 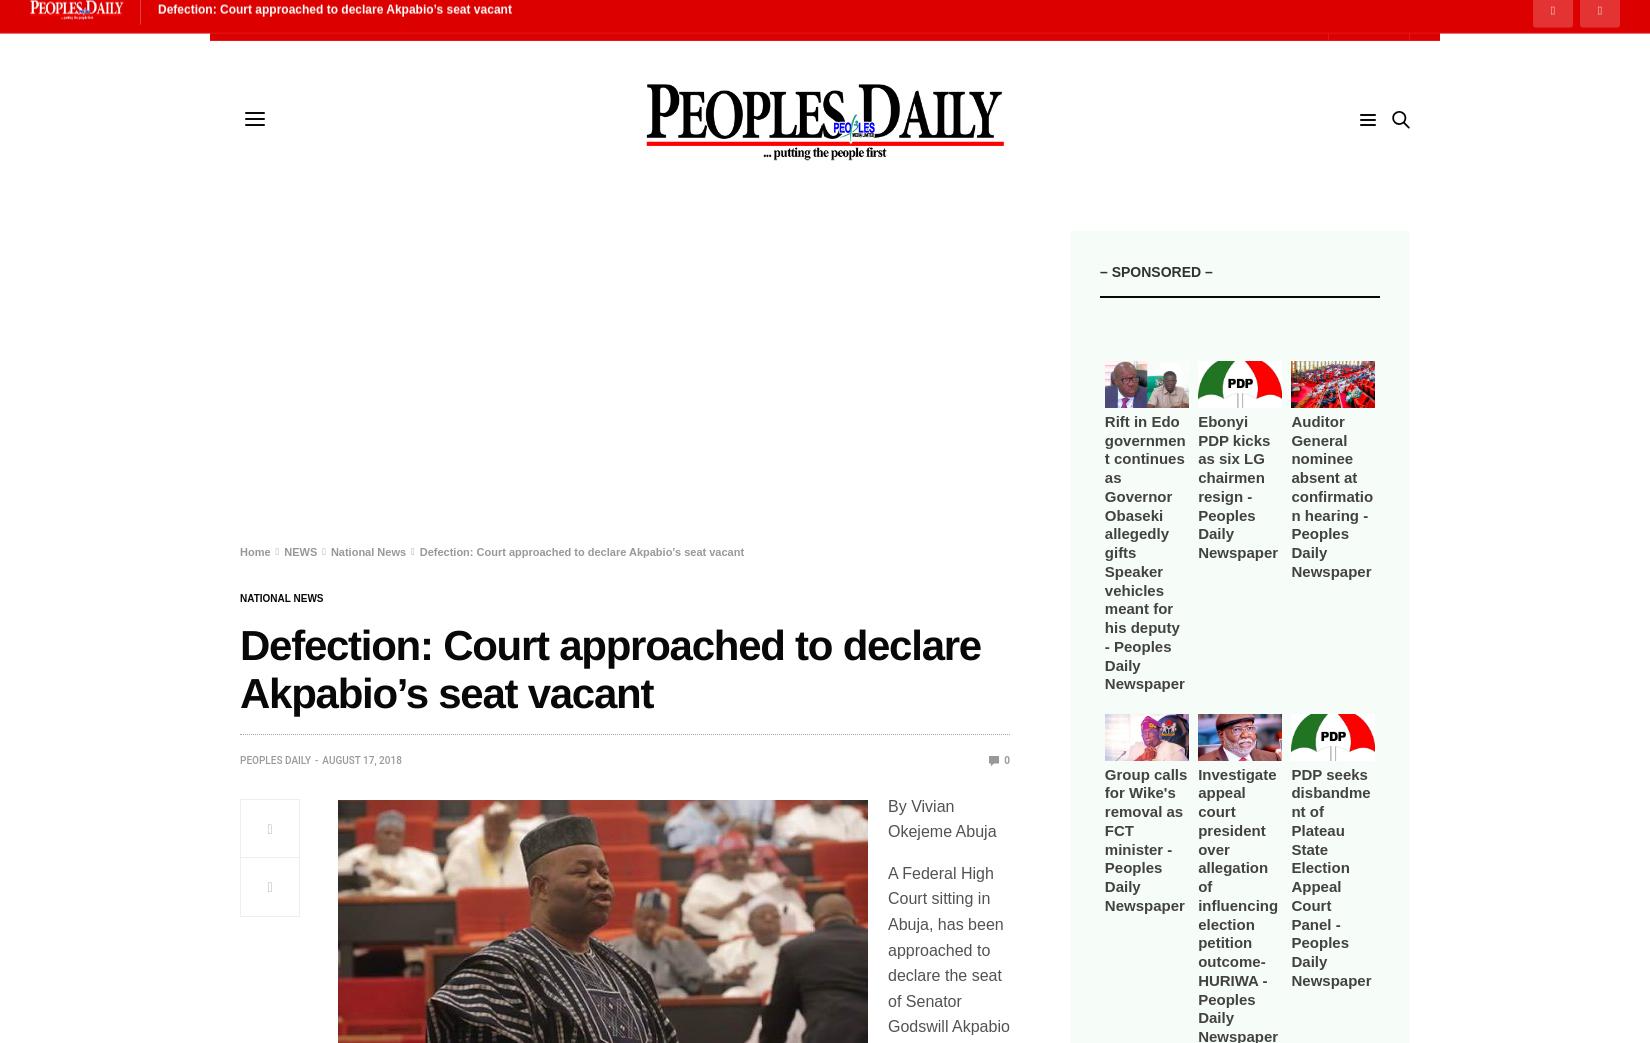 I want to click on 'By Vivian Okejeme Abuja', so click(x=941, y=817).